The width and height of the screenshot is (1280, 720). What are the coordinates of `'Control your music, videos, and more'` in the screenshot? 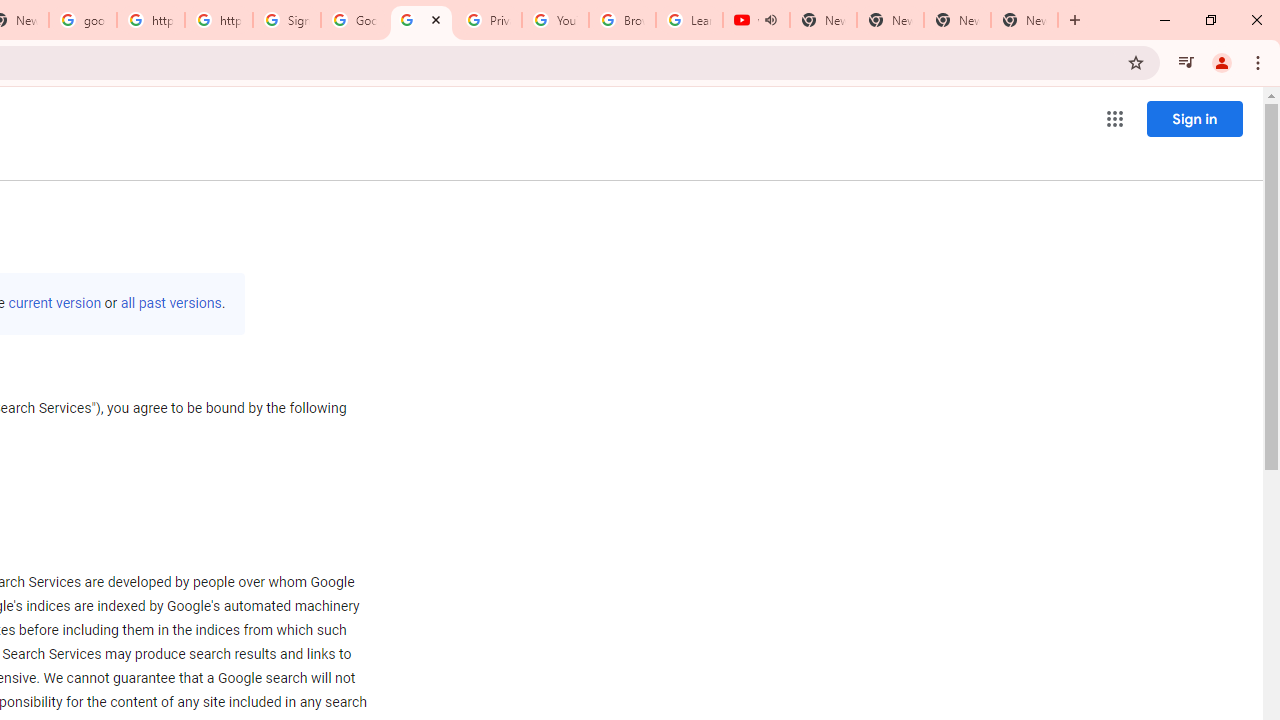 It's located at (1185, 61).